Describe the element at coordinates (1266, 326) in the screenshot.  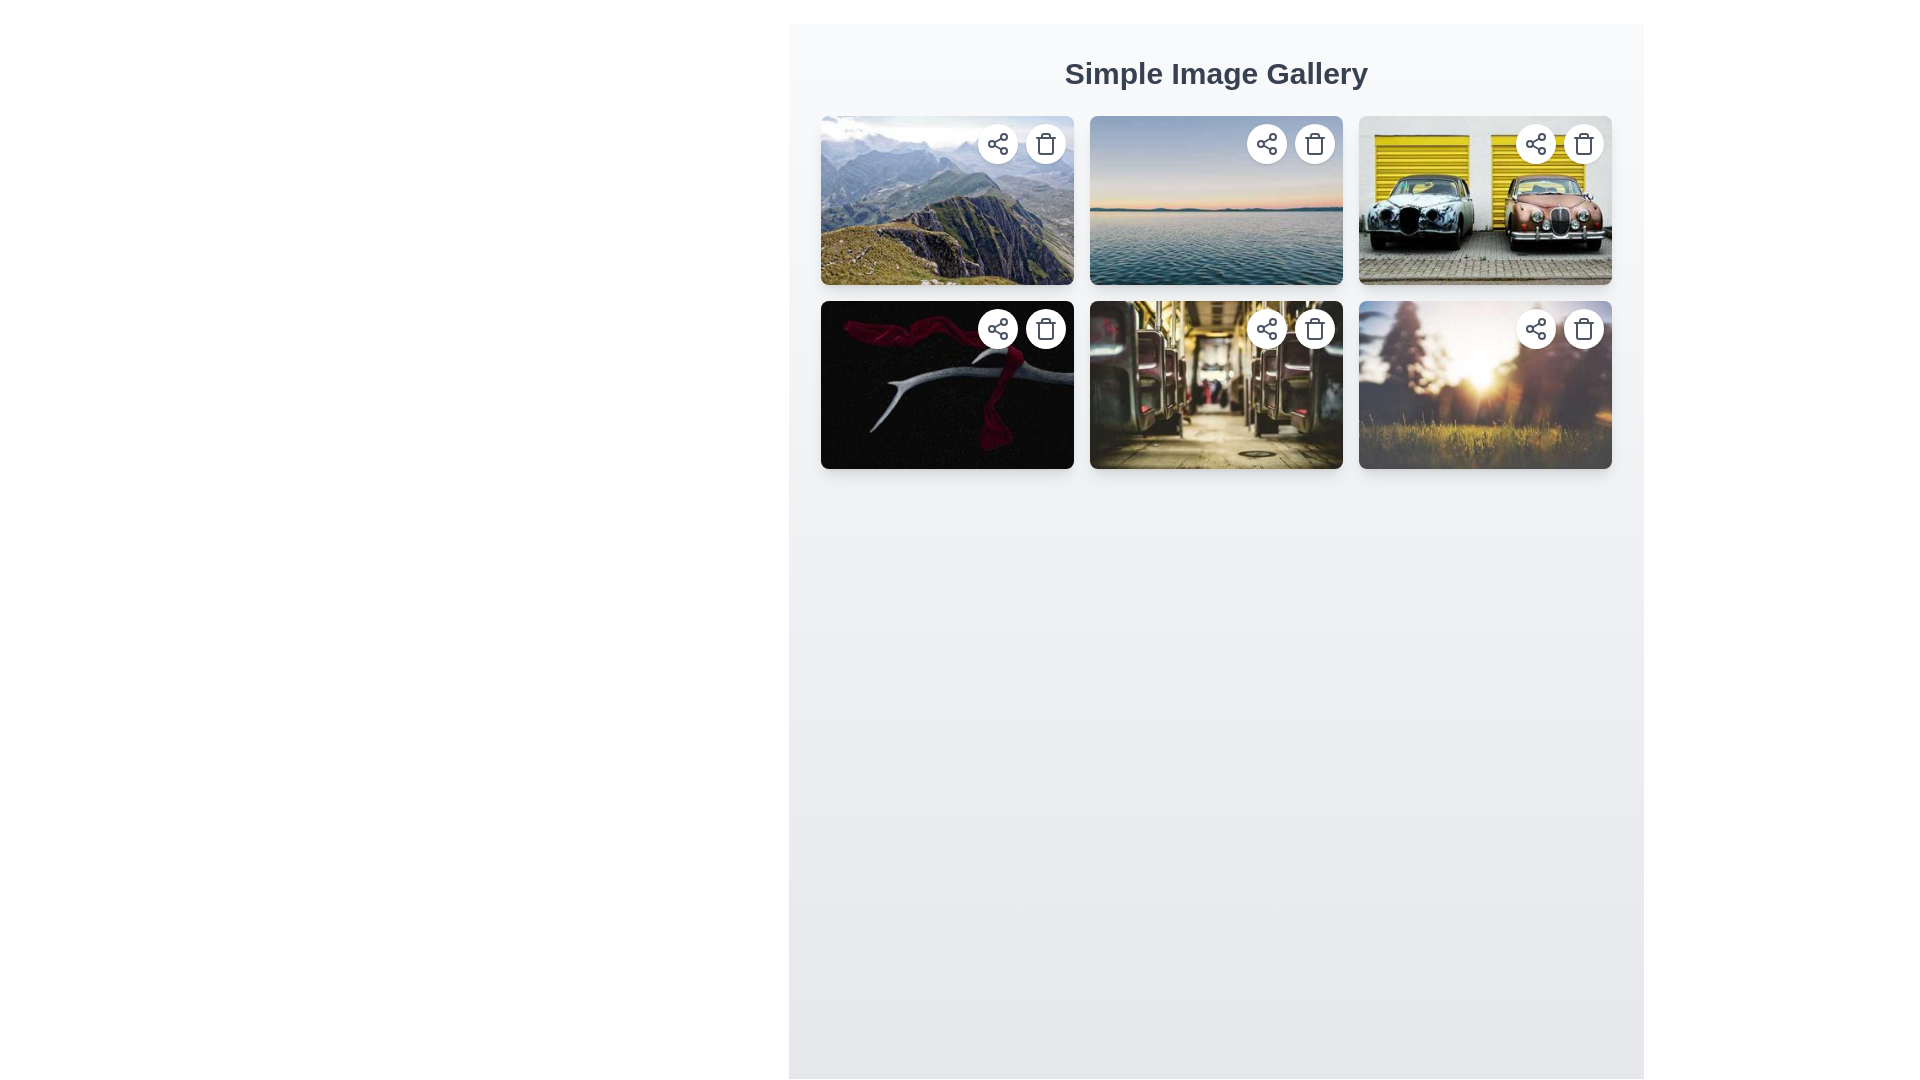
I see `the 'share' icon located in the upper-right corner of the image frame to initiate a share action` at that location.